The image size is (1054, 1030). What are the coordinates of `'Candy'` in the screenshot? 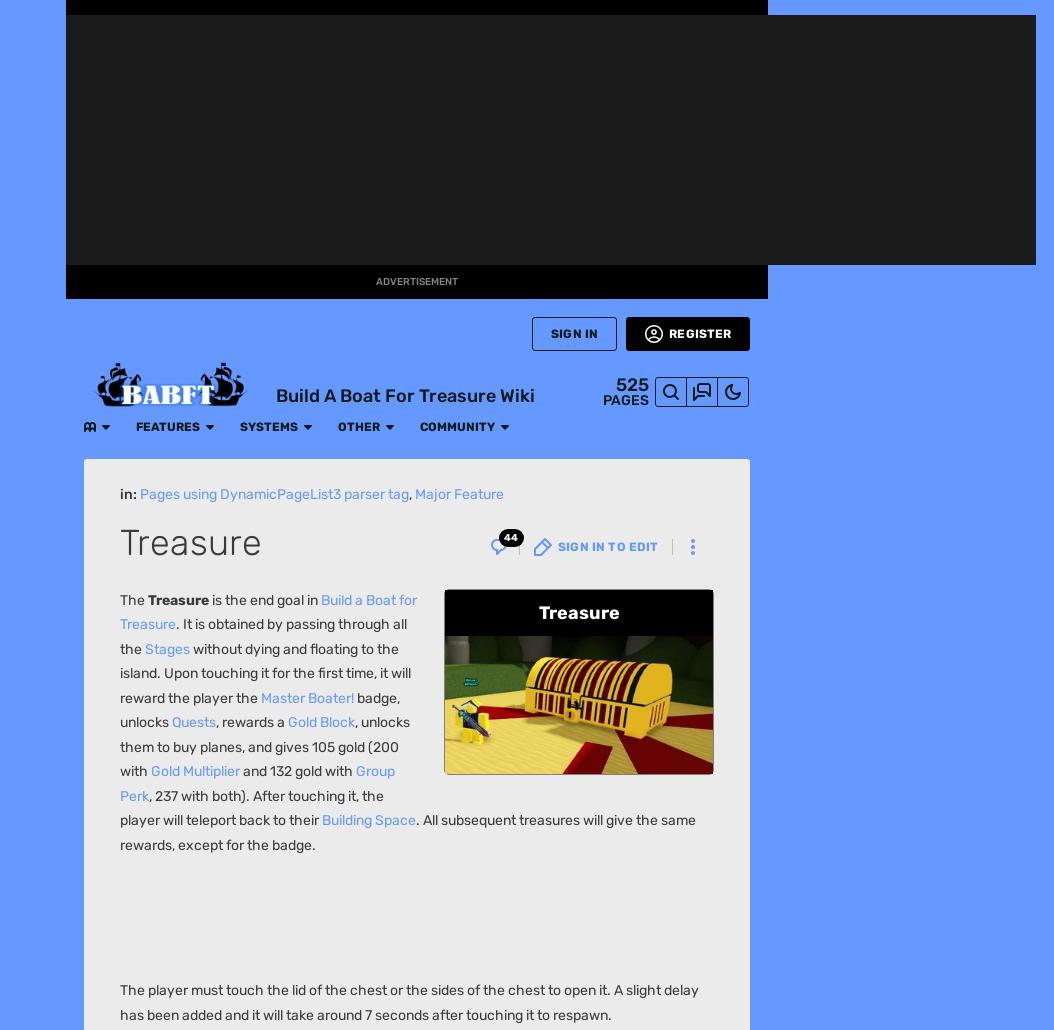 It's located at (195, 252).